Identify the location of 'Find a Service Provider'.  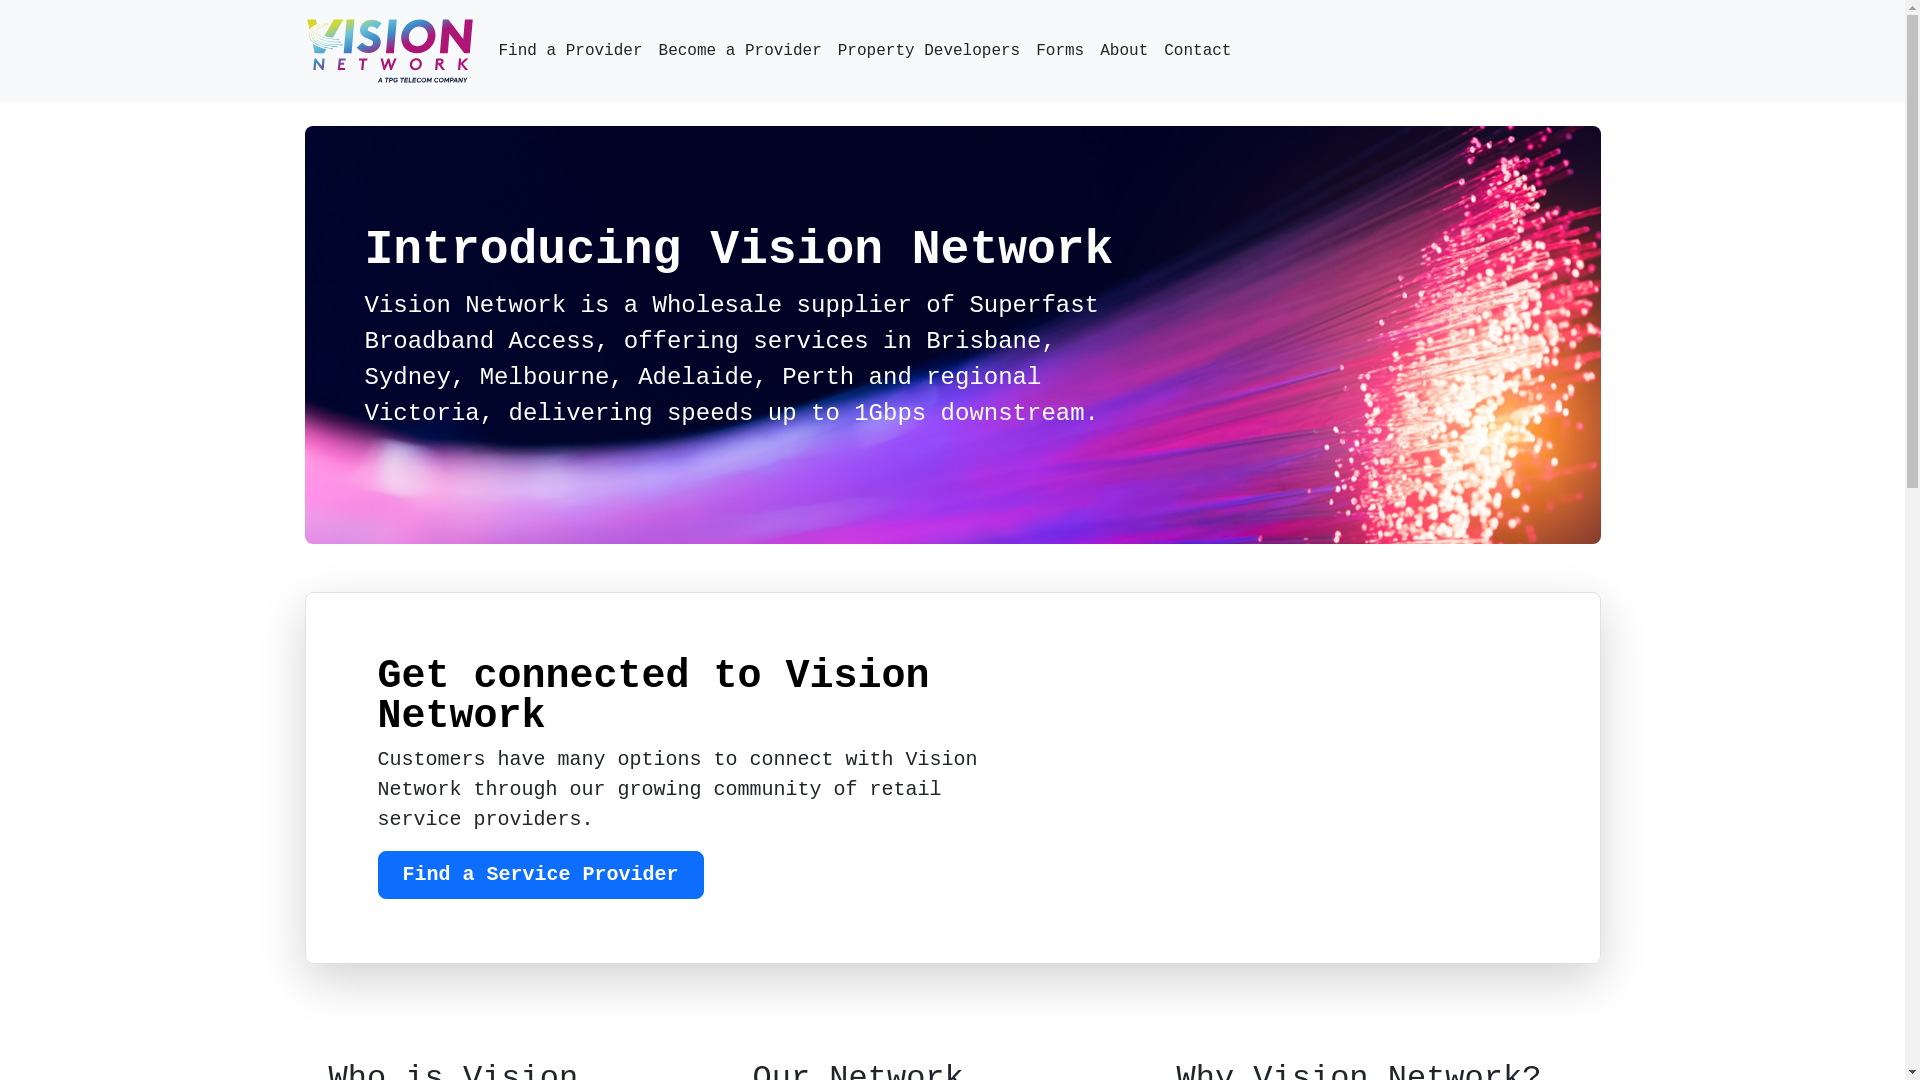
(378, 874).